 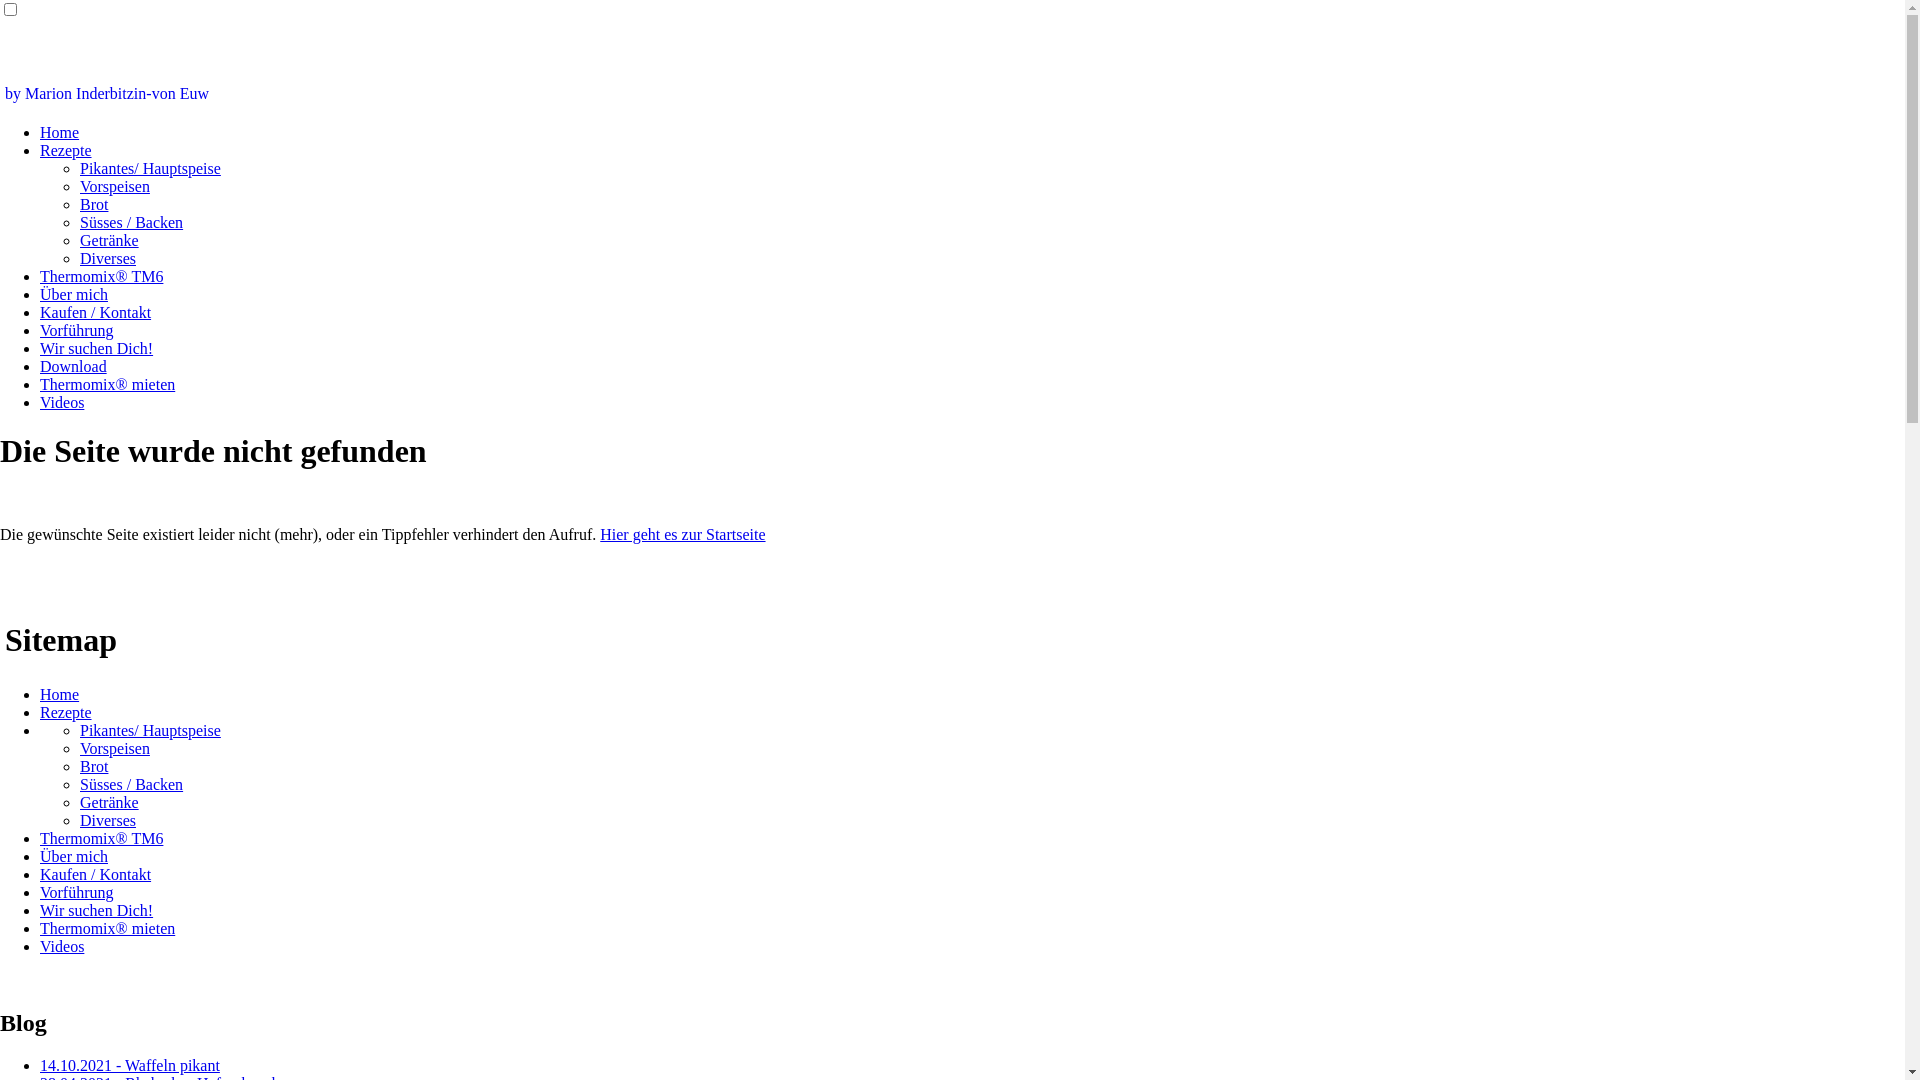 I want to click on 'Pikantes/ Hauptspeise', so click(x=149, y=167).